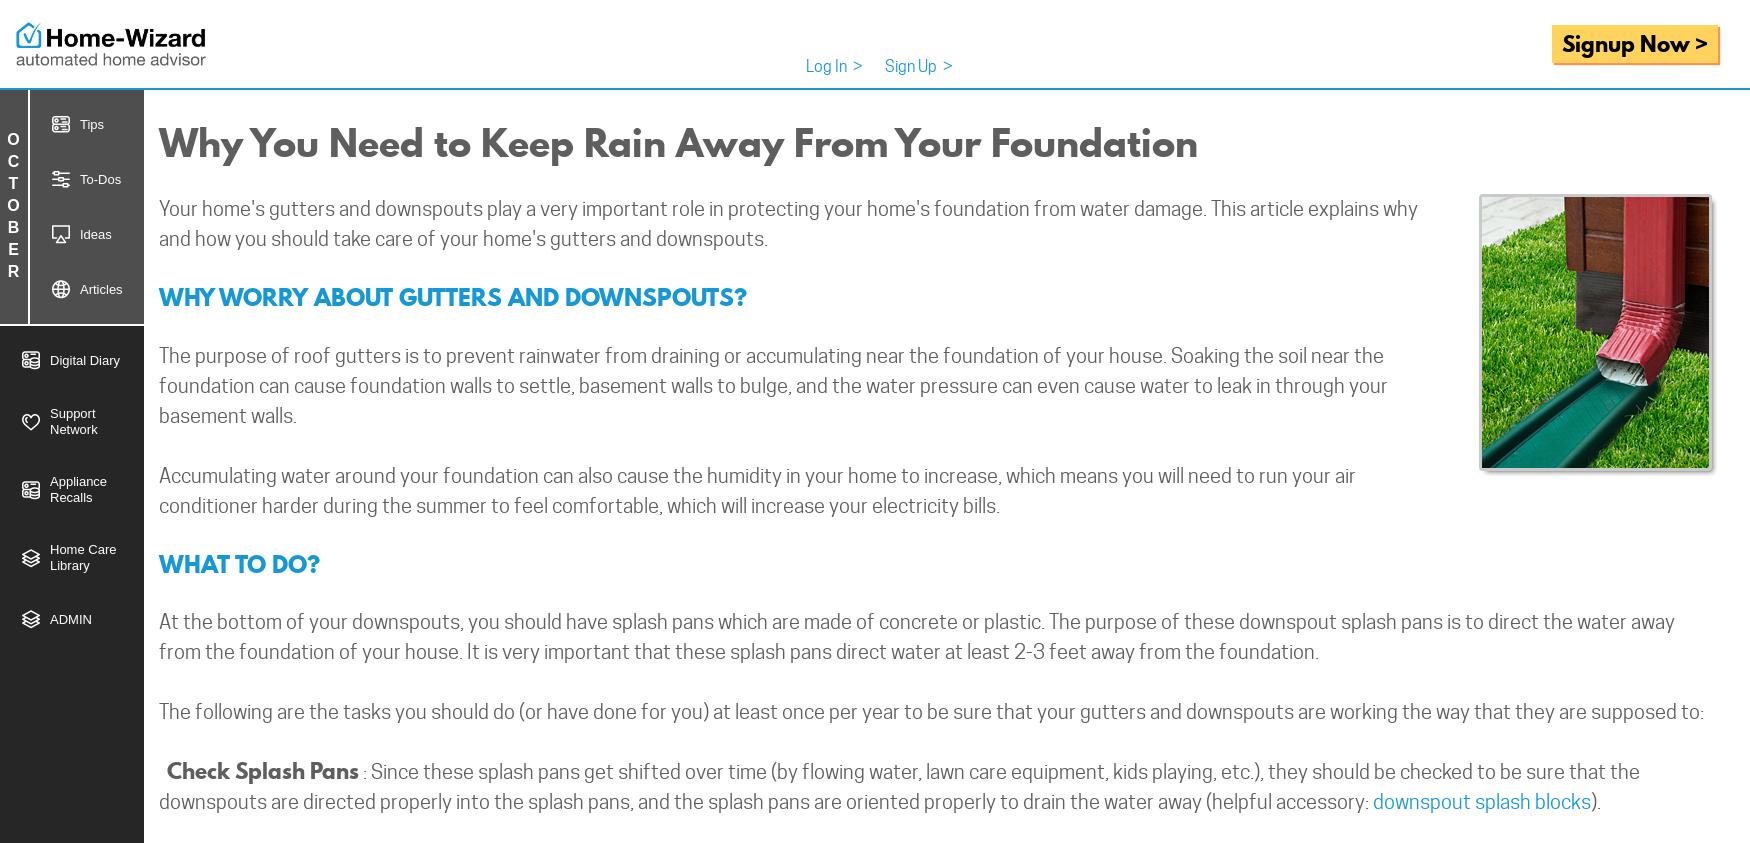  What do you see at coordinates (92, 122) in the screenshot?
I see `'Tips'` at bounding box center [92, 122].